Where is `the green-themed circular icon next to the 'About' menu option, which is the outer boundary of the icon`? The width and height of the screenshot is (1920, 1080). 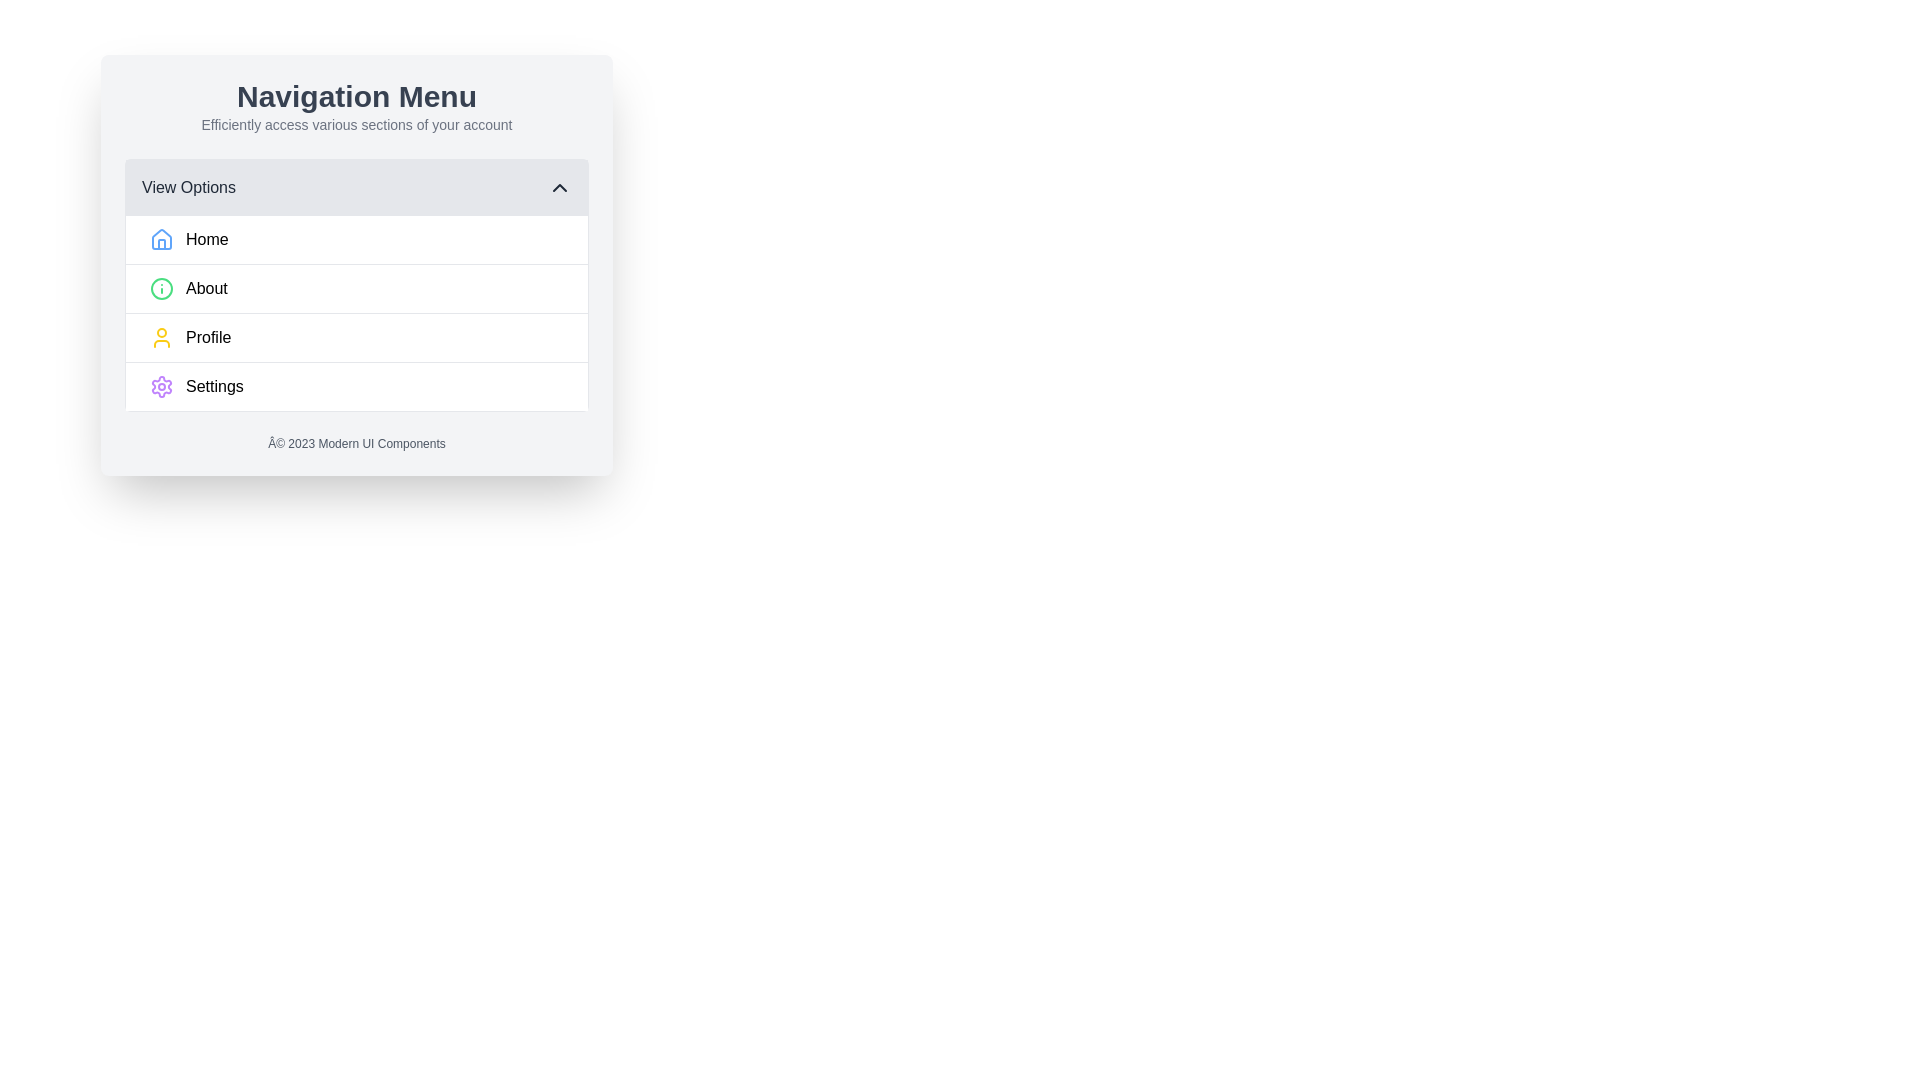
the green-themed circular icon next to the 'About' menu option, which is the outer boundary of the icon is located at coordinates (162, 289).